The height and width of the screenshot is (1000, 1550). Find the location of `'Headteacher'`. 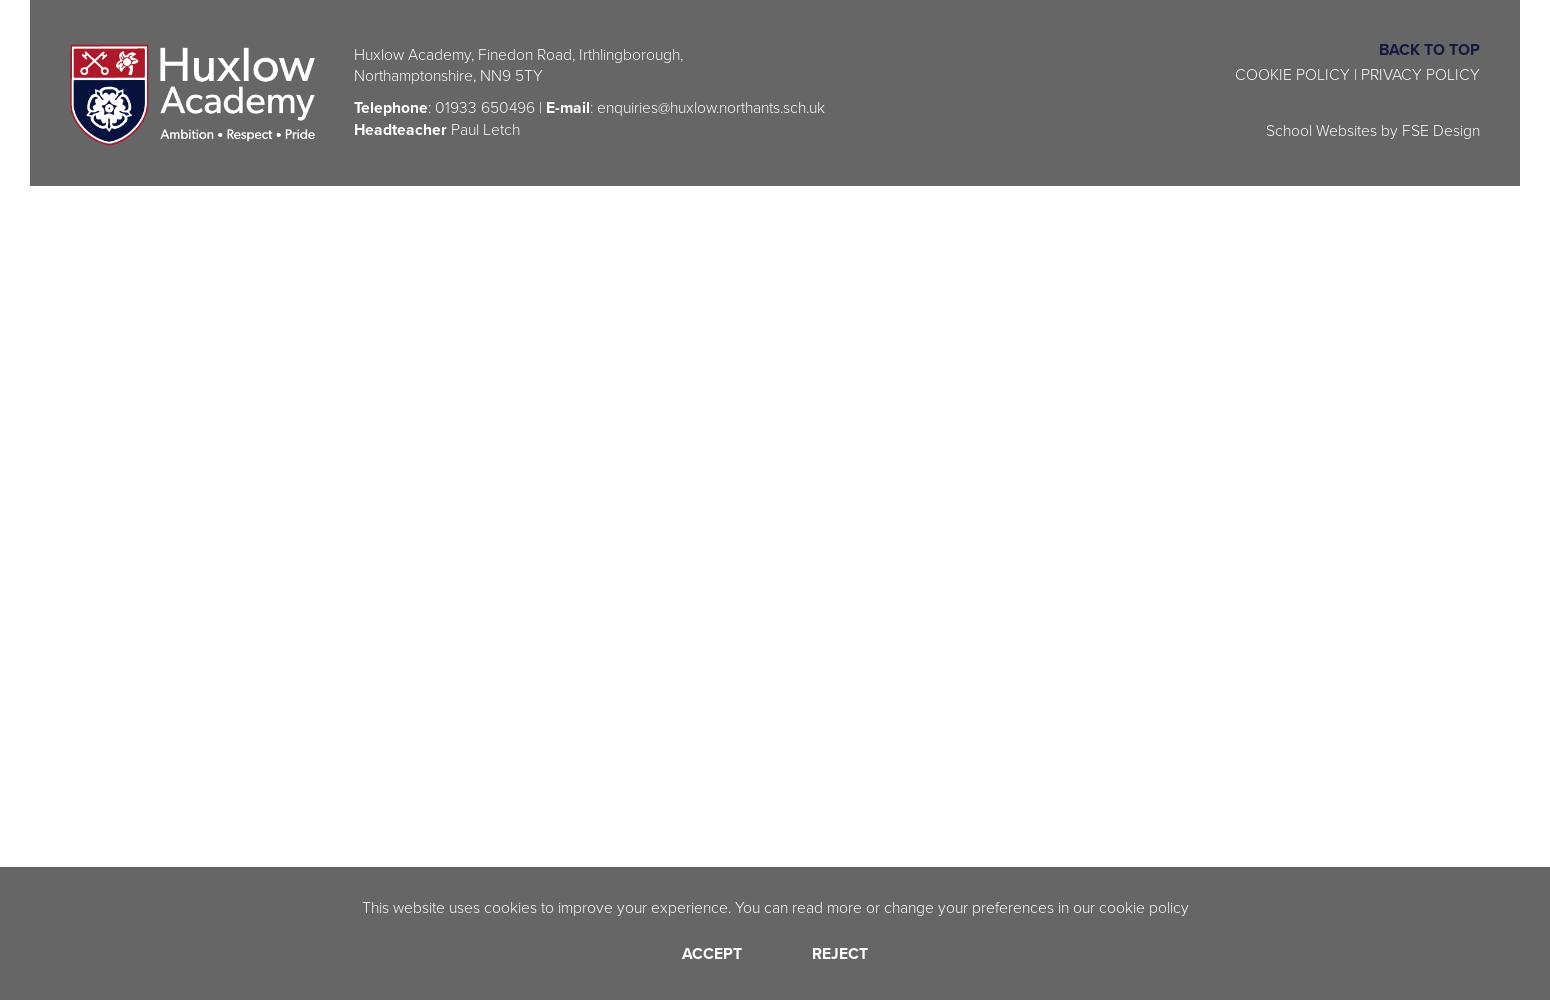

'Headteacher' is located at coordinates (399, 128).